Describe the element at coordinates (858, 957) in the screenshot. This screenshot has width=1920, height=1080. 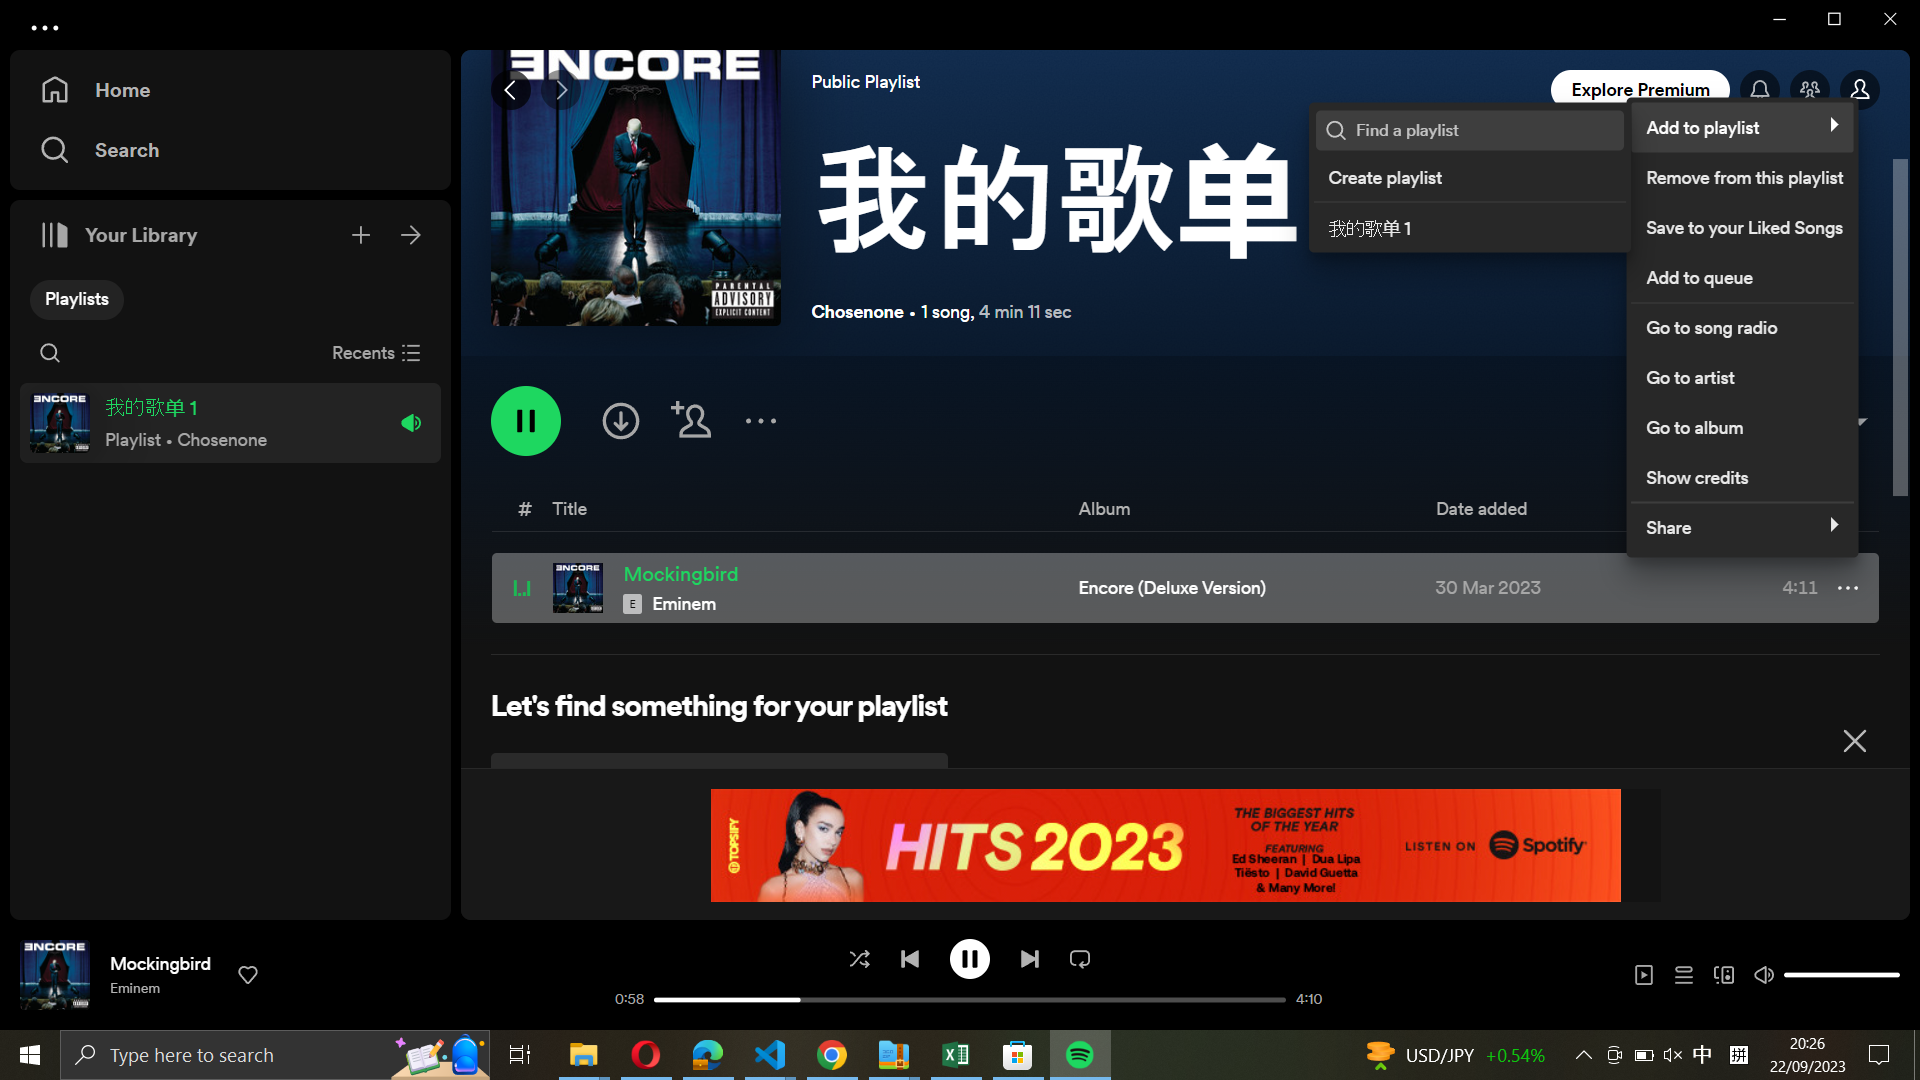
I see `Activate shuffle function for the playlist` at that location.